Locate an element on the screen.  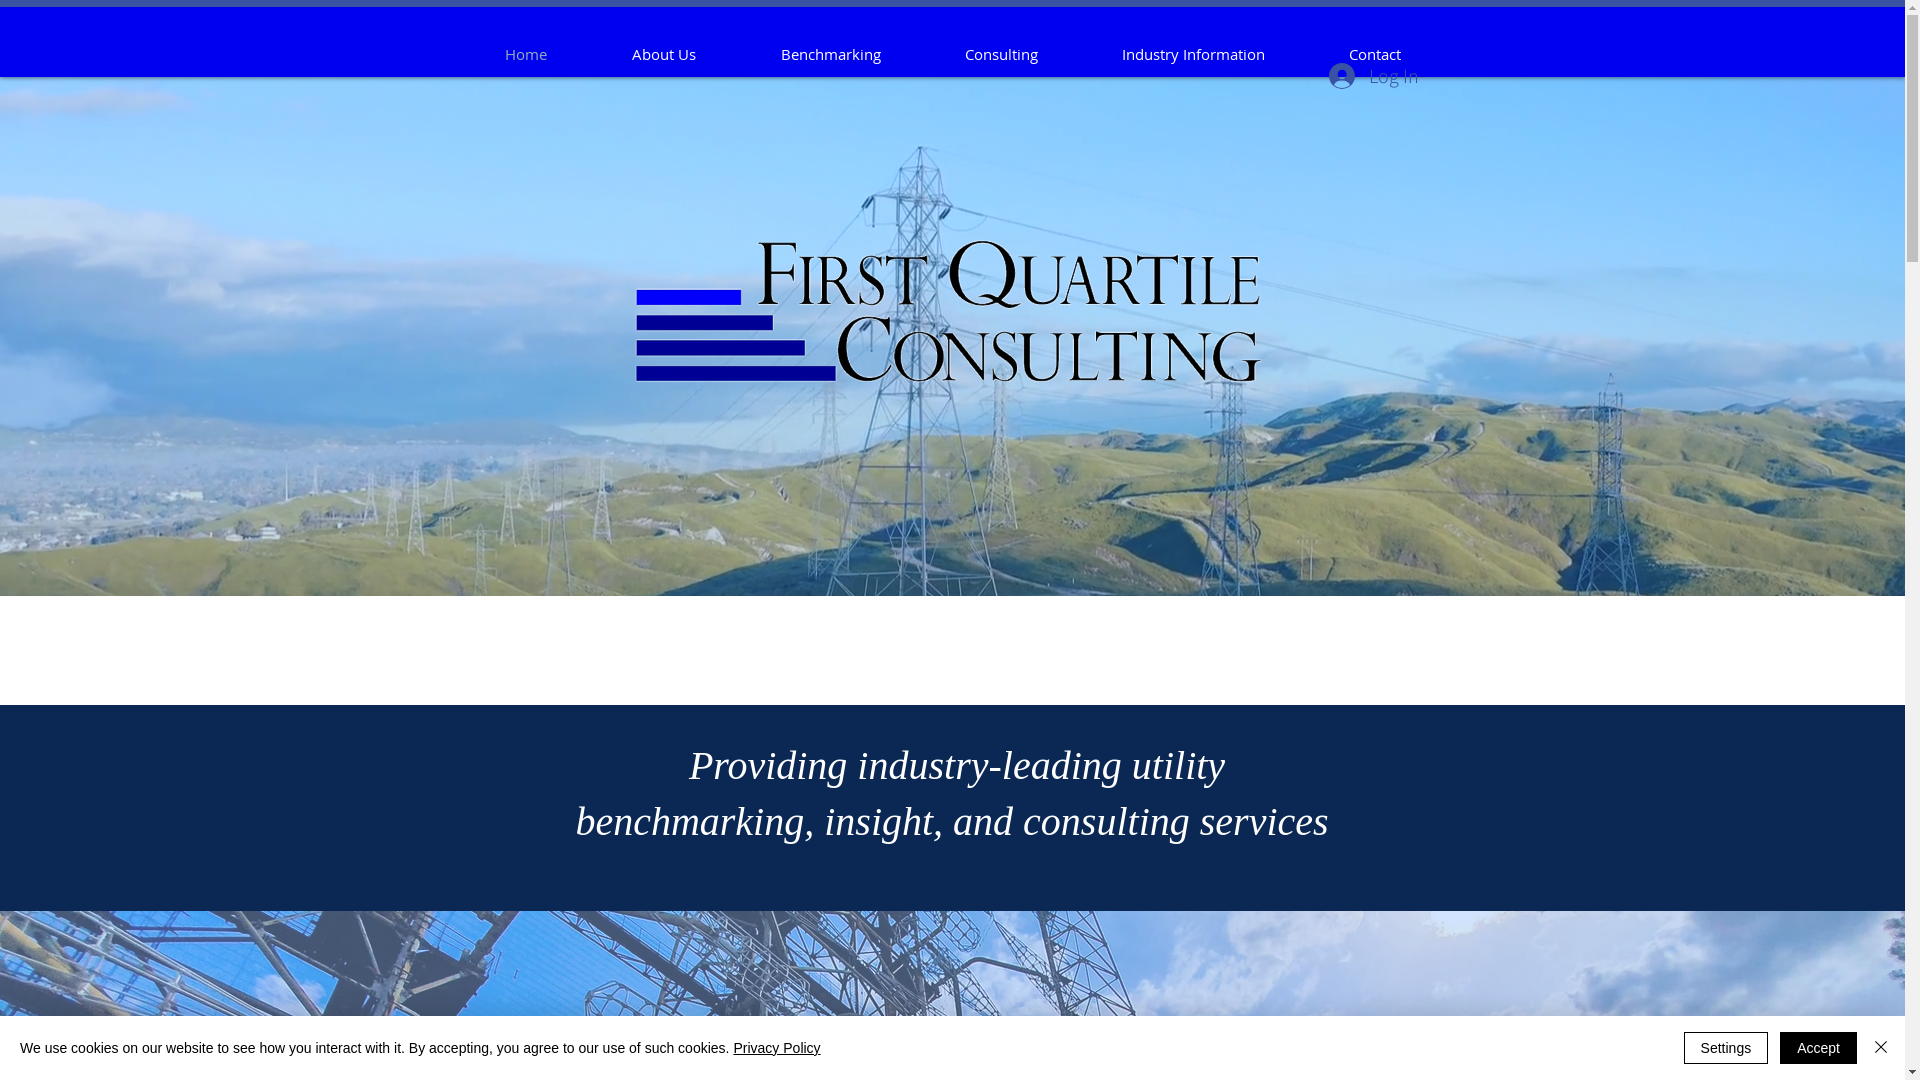
'Log In' is located at coordinates (1371, 75).